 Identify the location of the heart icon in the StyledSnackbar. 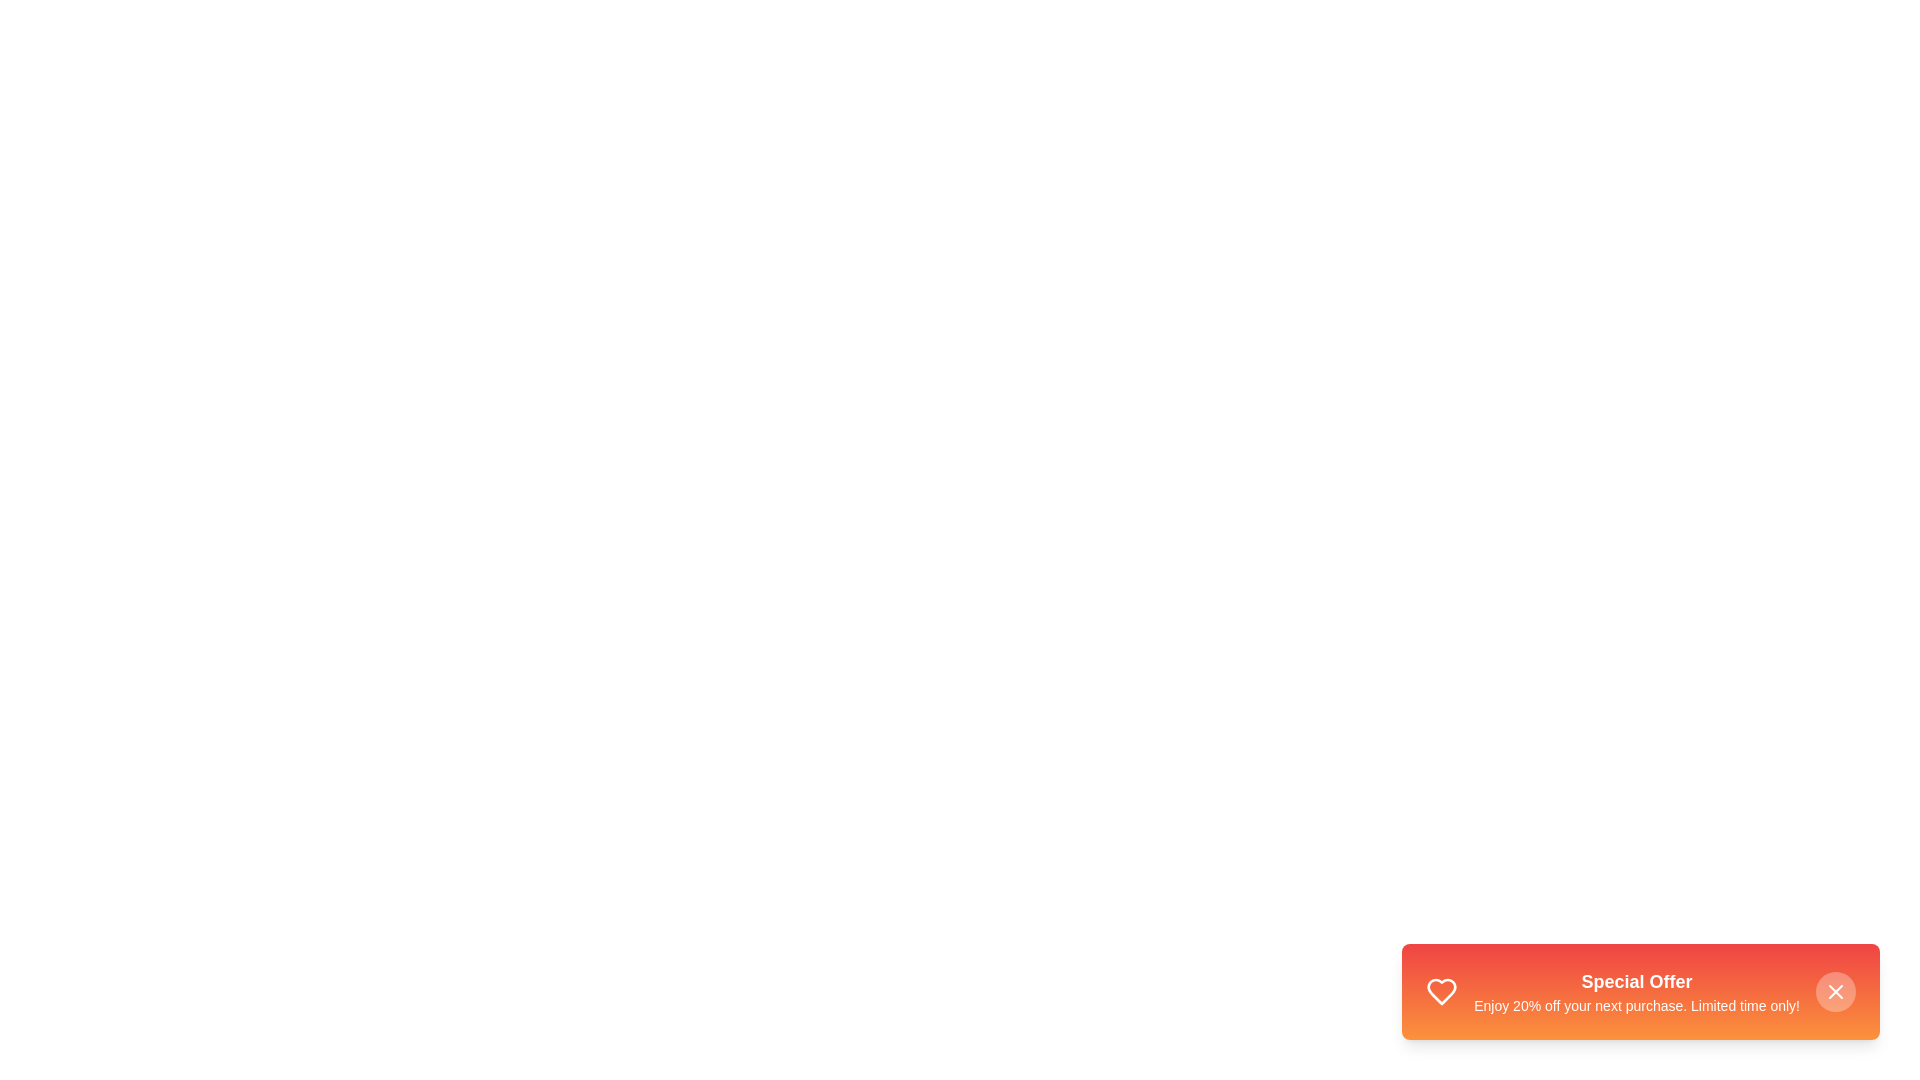
(1441, 991).